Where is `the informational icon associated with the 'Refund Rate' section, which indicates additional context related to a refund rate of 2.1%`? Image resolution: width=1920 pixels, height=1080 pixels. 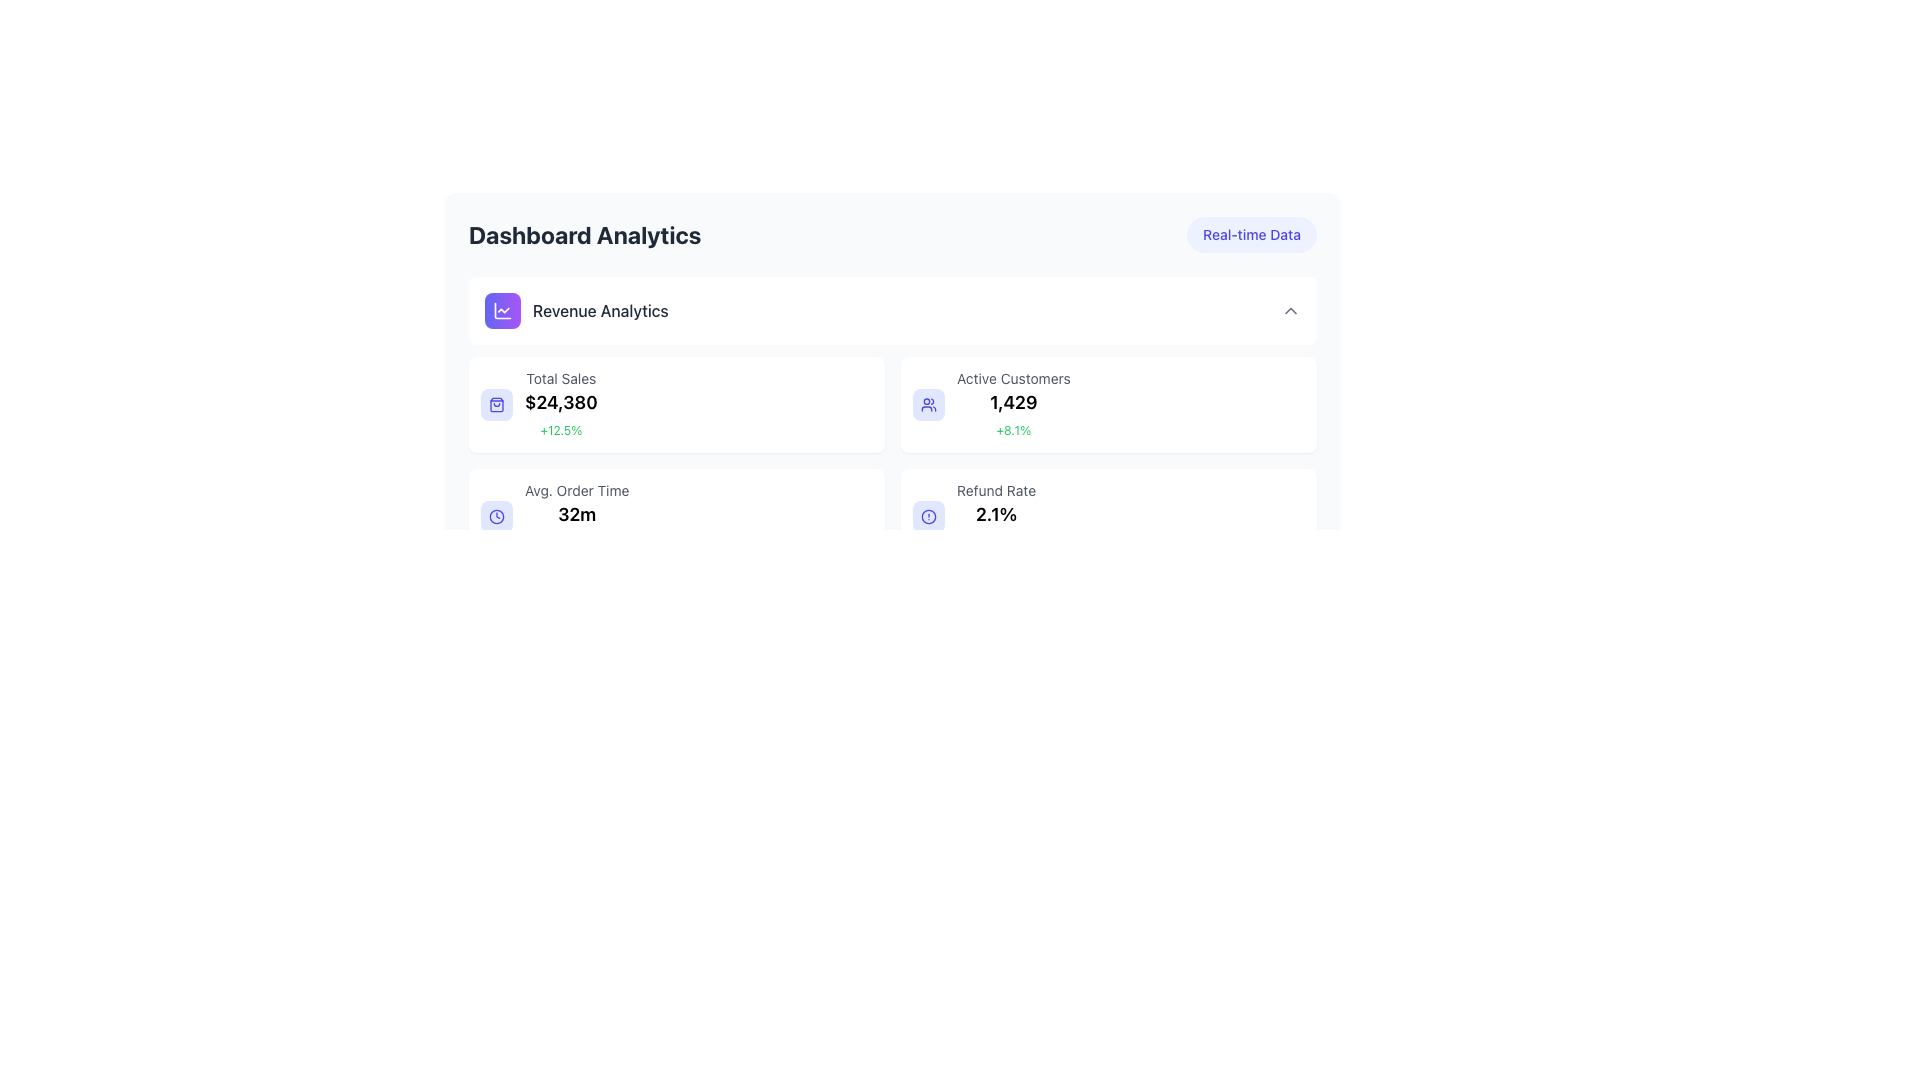
the informational icon associated with the 'Refund Rate' section, which indicates additional context related to a refund rate of 2.1% is located at coordinates (928, 515).